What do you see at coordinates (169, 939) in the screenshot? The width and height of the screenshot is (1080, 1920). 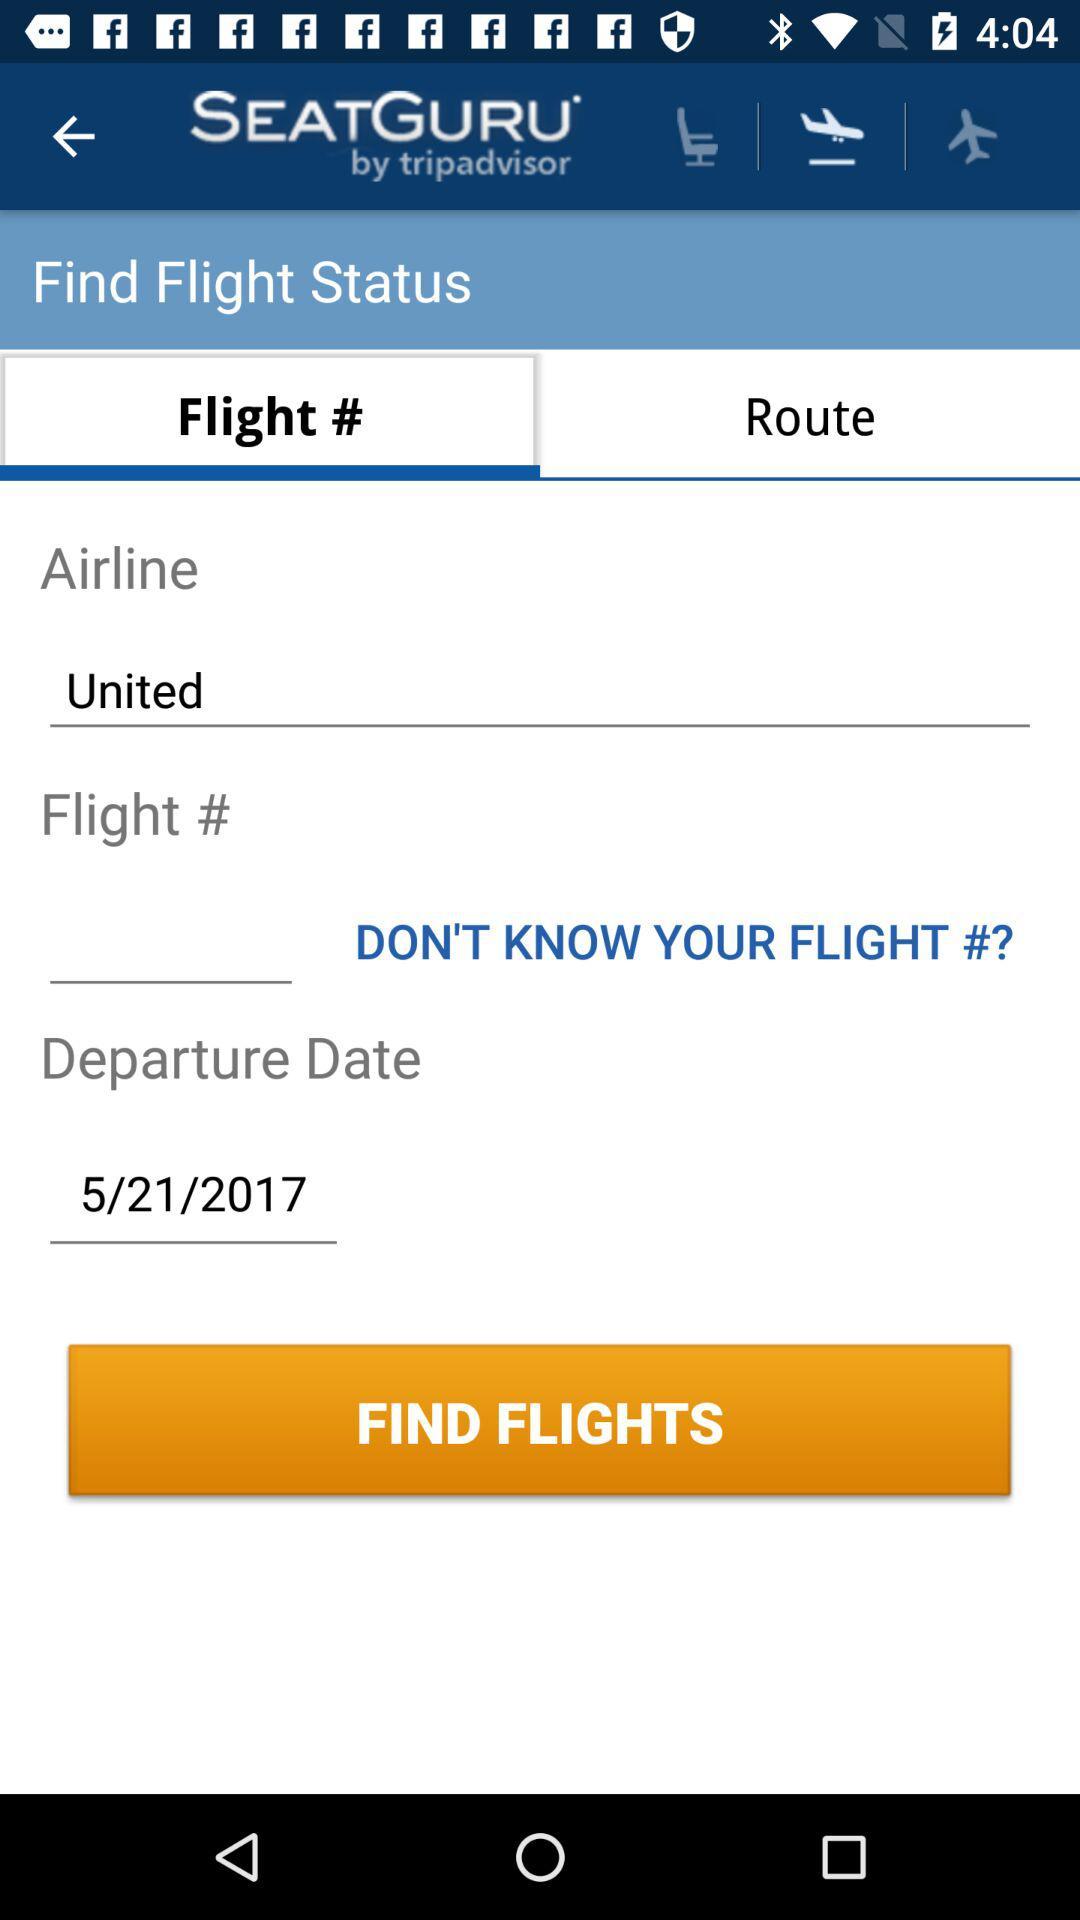 I see `flight name` at bounding box center [169, 939].